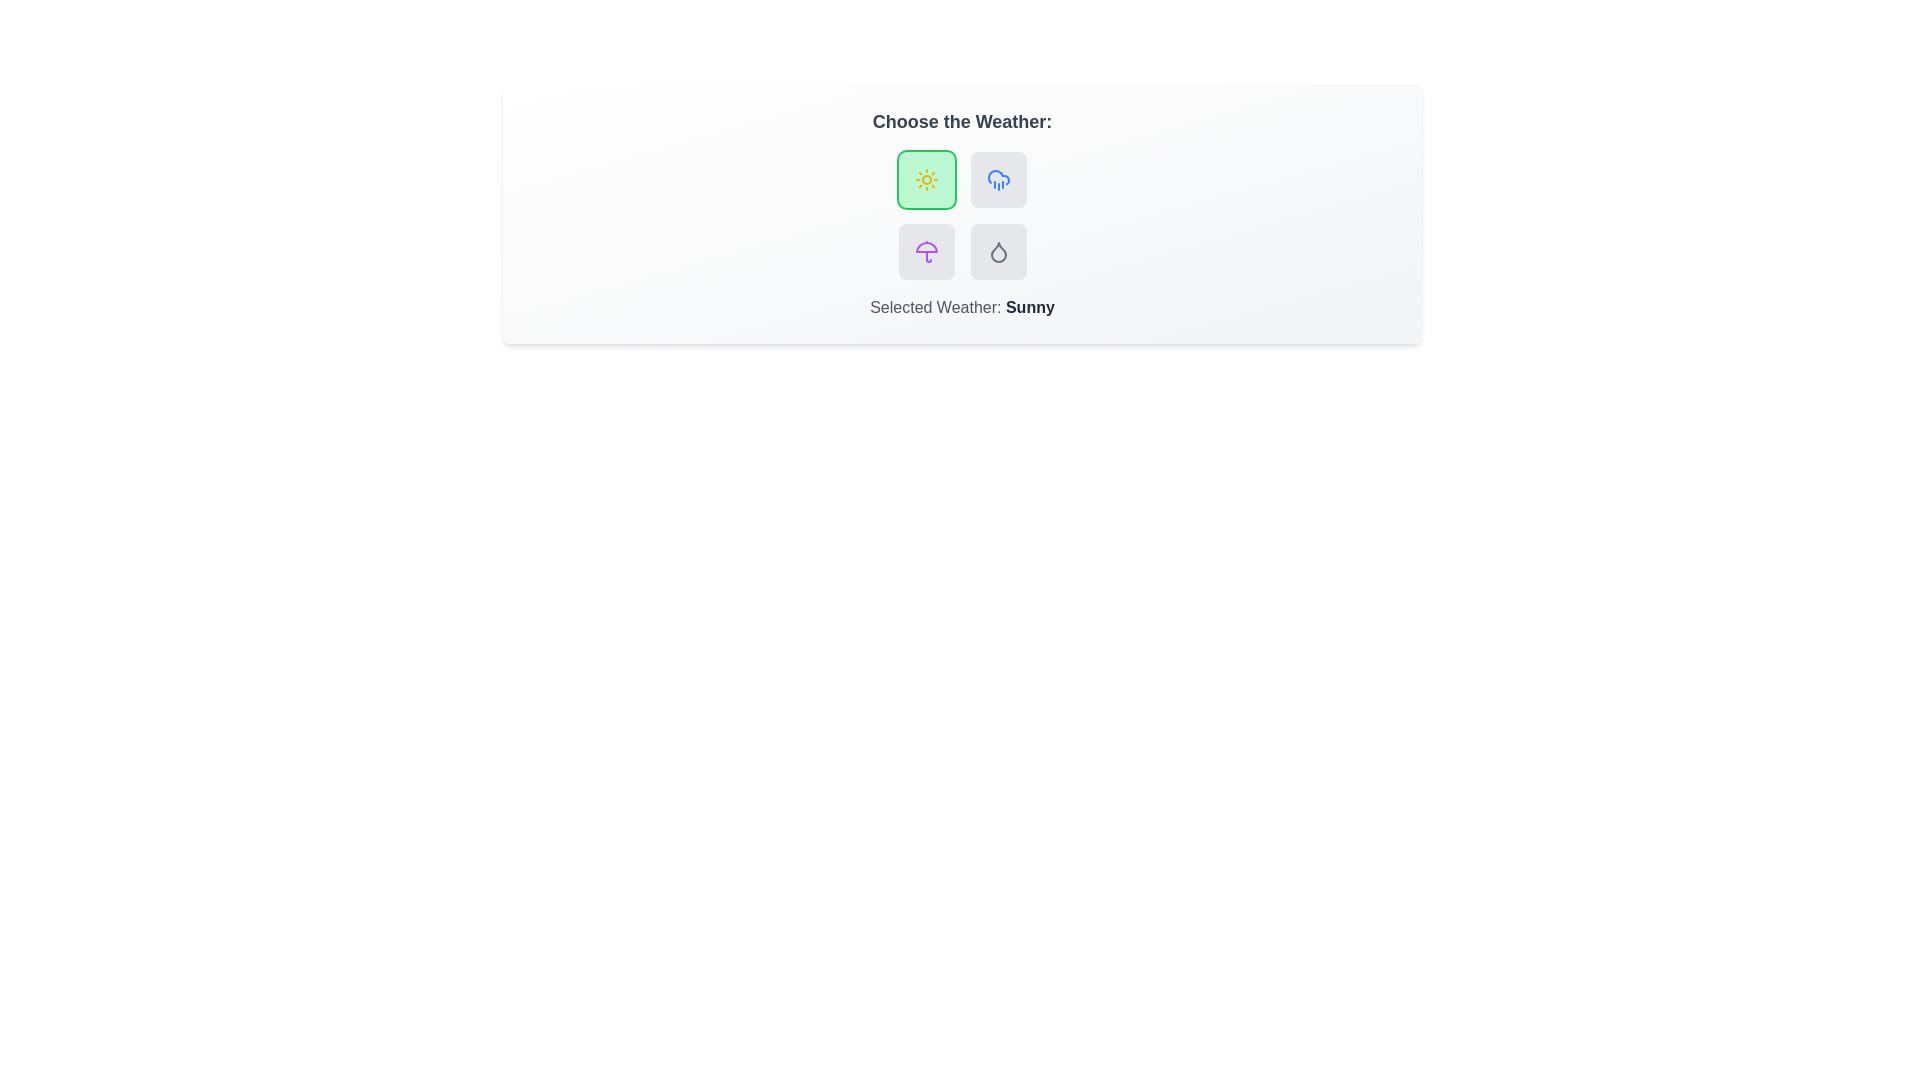 This screenshot has height=1080, width=1920. What do you see at coordinates (925, 250) in the screenshot?
I see `the weather option Stormy by clicking the corresponding button` at bounding box center [925, 250].